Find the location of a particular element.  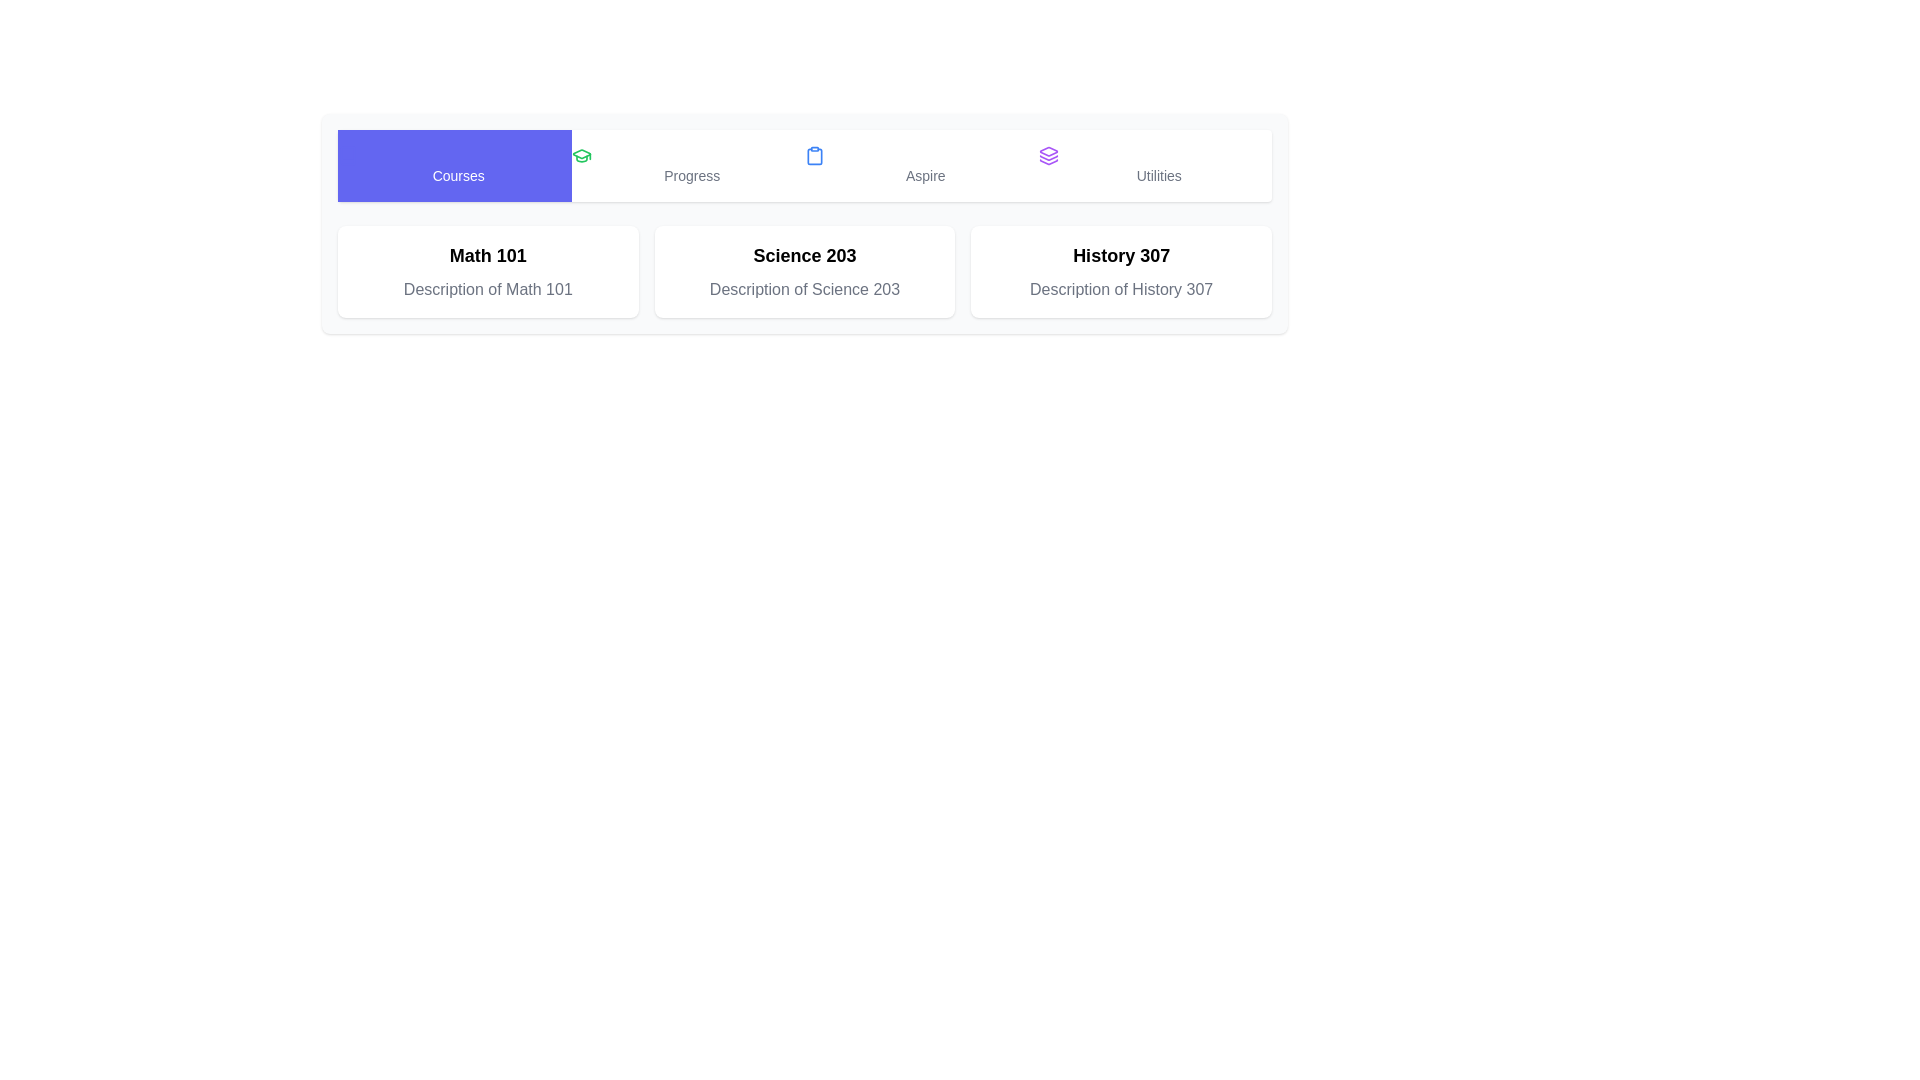

the 'Progress' text label, which is displayed in small, gray text within the navigation area, located in the second item of a horizontal navigation bar, immediately after a graduation cap icon is located at coordinates (692, 175).